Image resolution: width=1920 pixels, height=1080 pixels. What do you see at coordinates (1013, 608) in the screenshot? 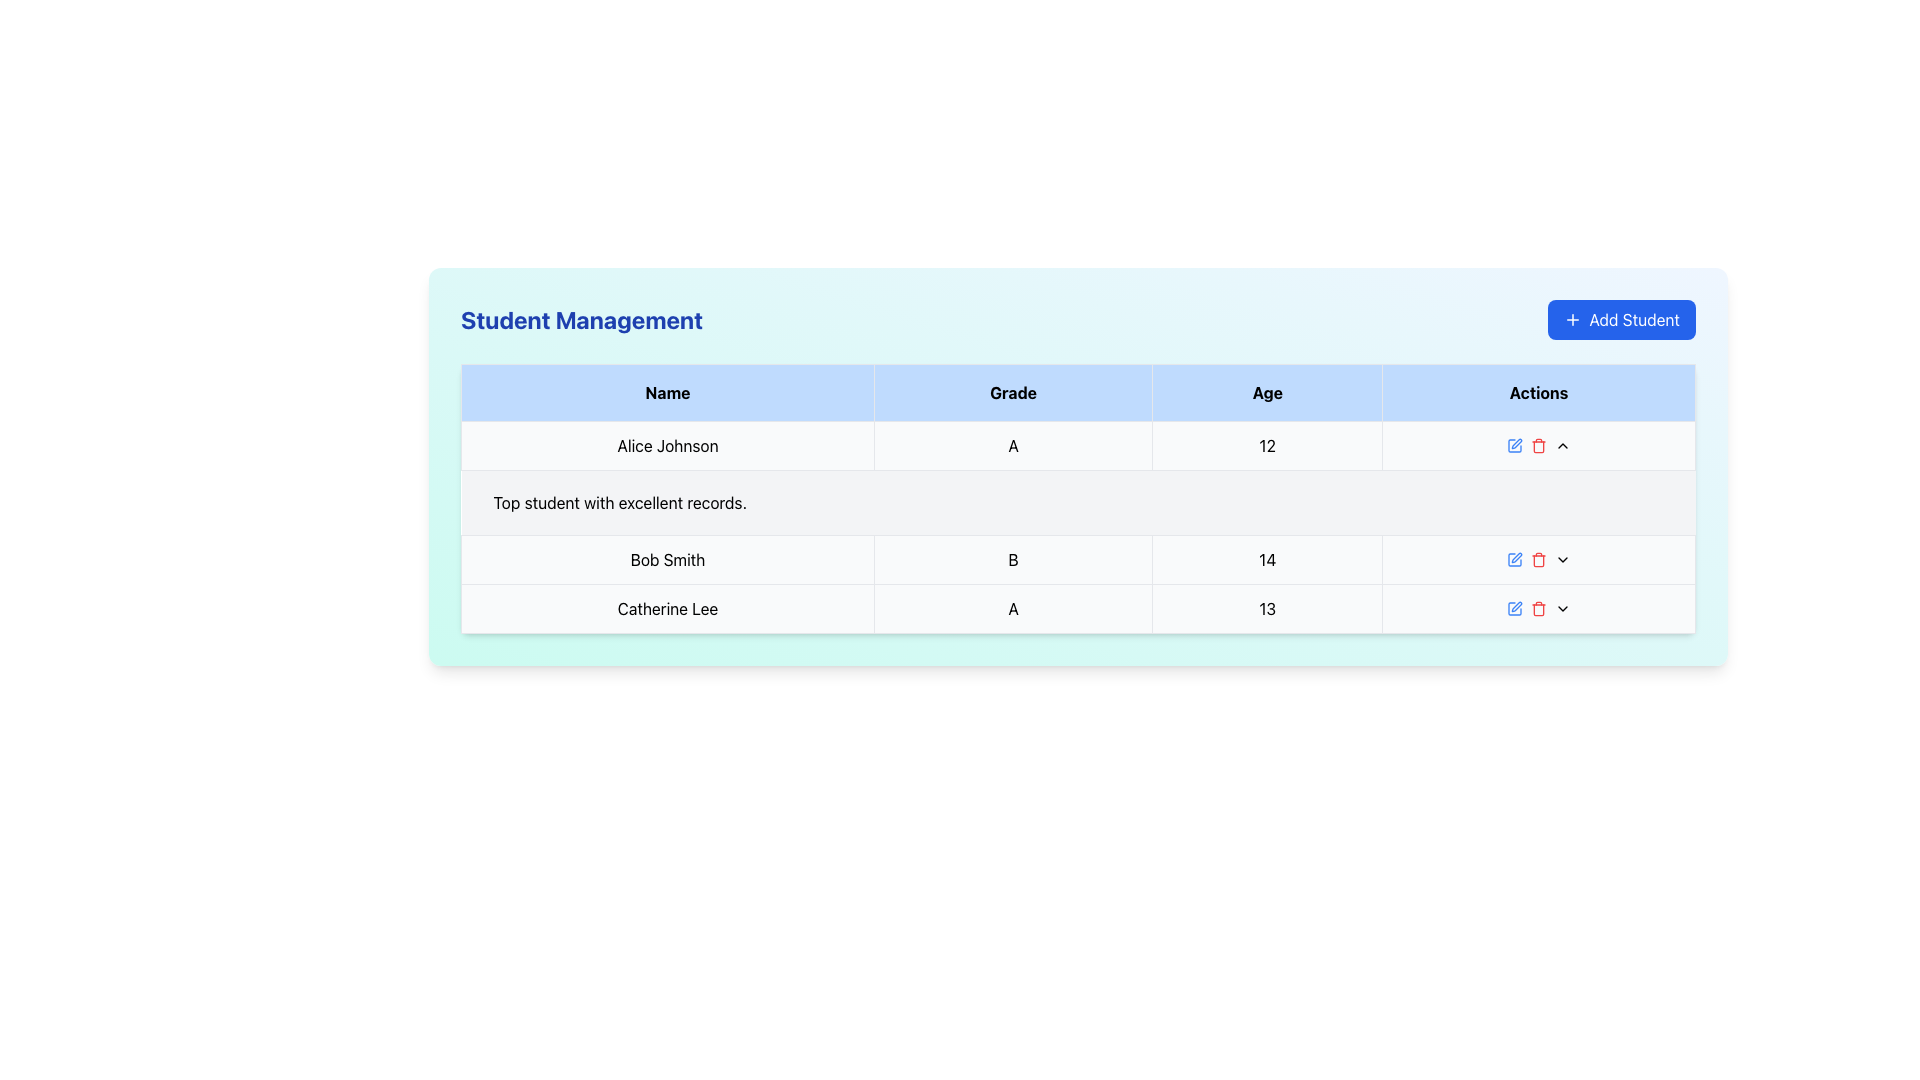
I see `the Table Cell displaying the character 'A' in the 'Grade' column of the last row for 'Catherine Lee'` at bounding box center [1013, 608].